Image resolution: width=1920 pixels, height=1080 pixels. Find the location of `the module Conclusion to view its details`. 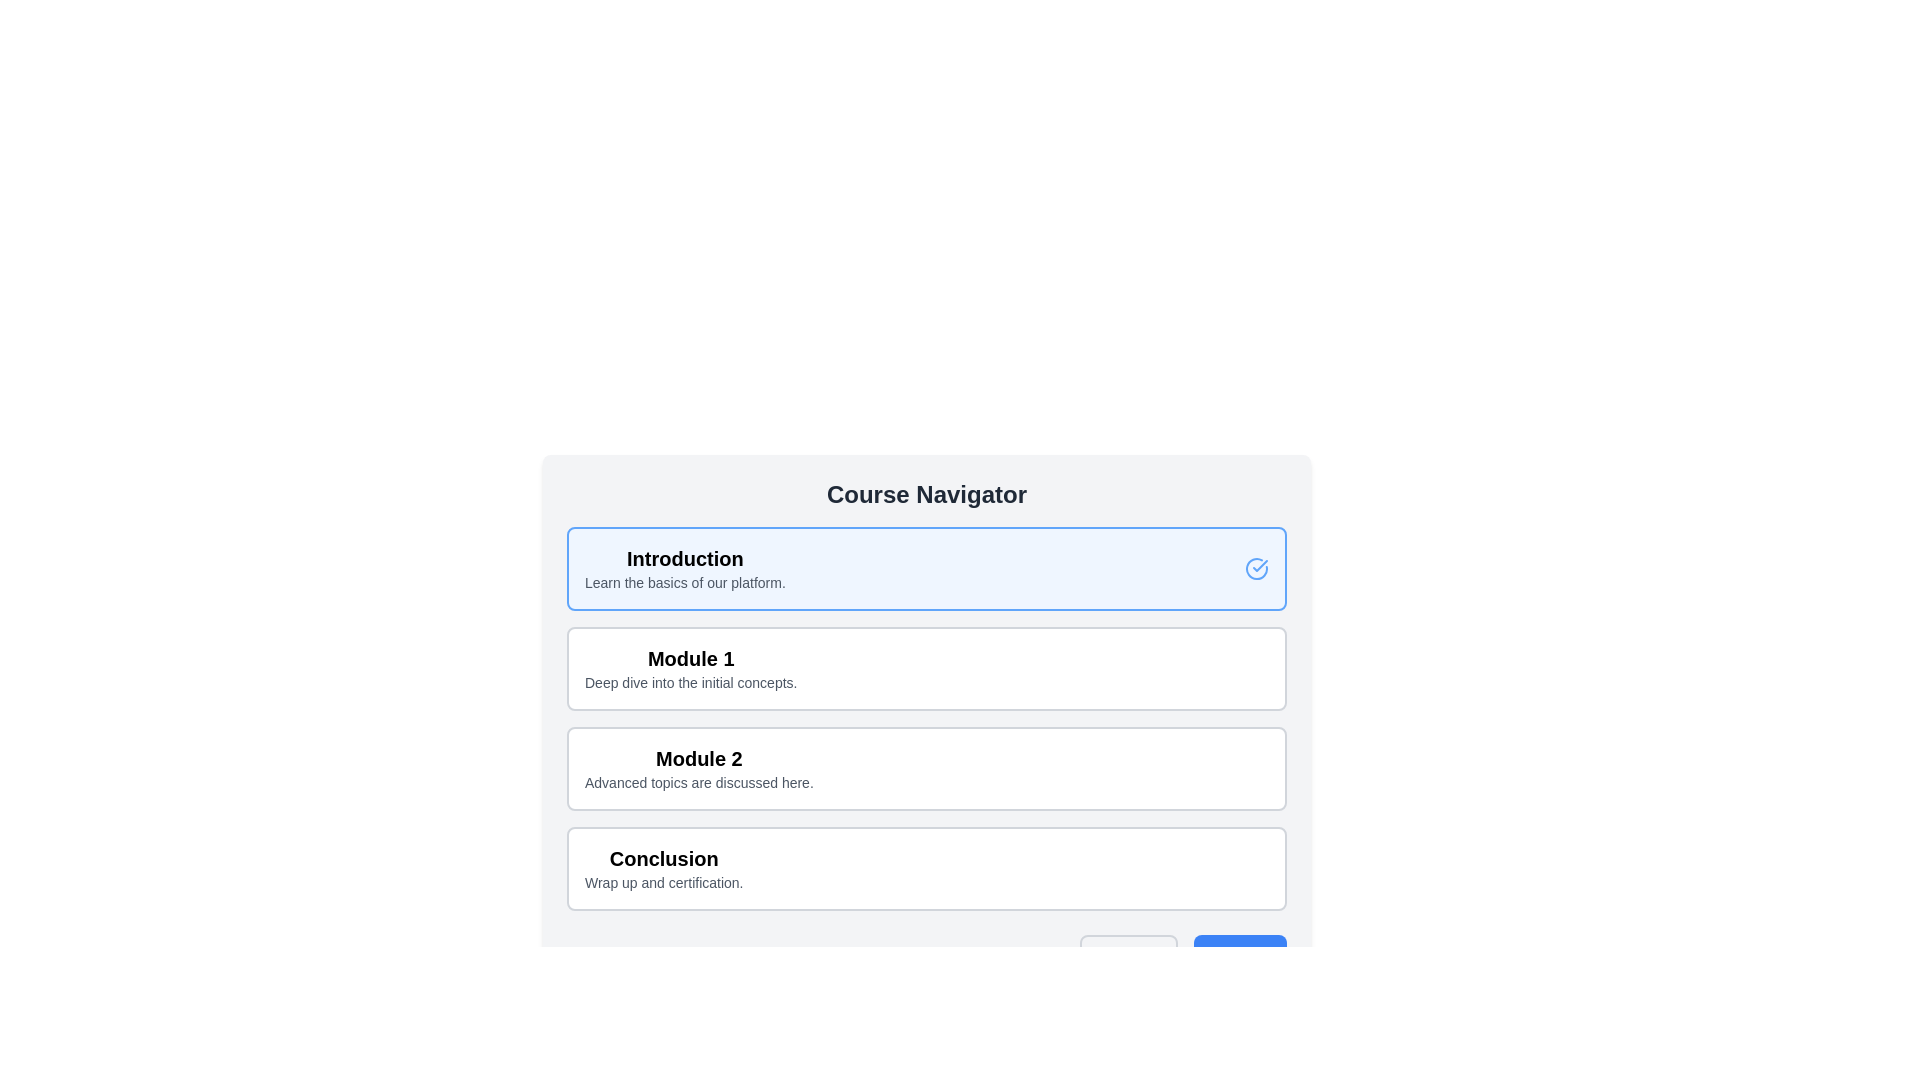

the module Conclusion to view its details is located at coordinates (925, 867).